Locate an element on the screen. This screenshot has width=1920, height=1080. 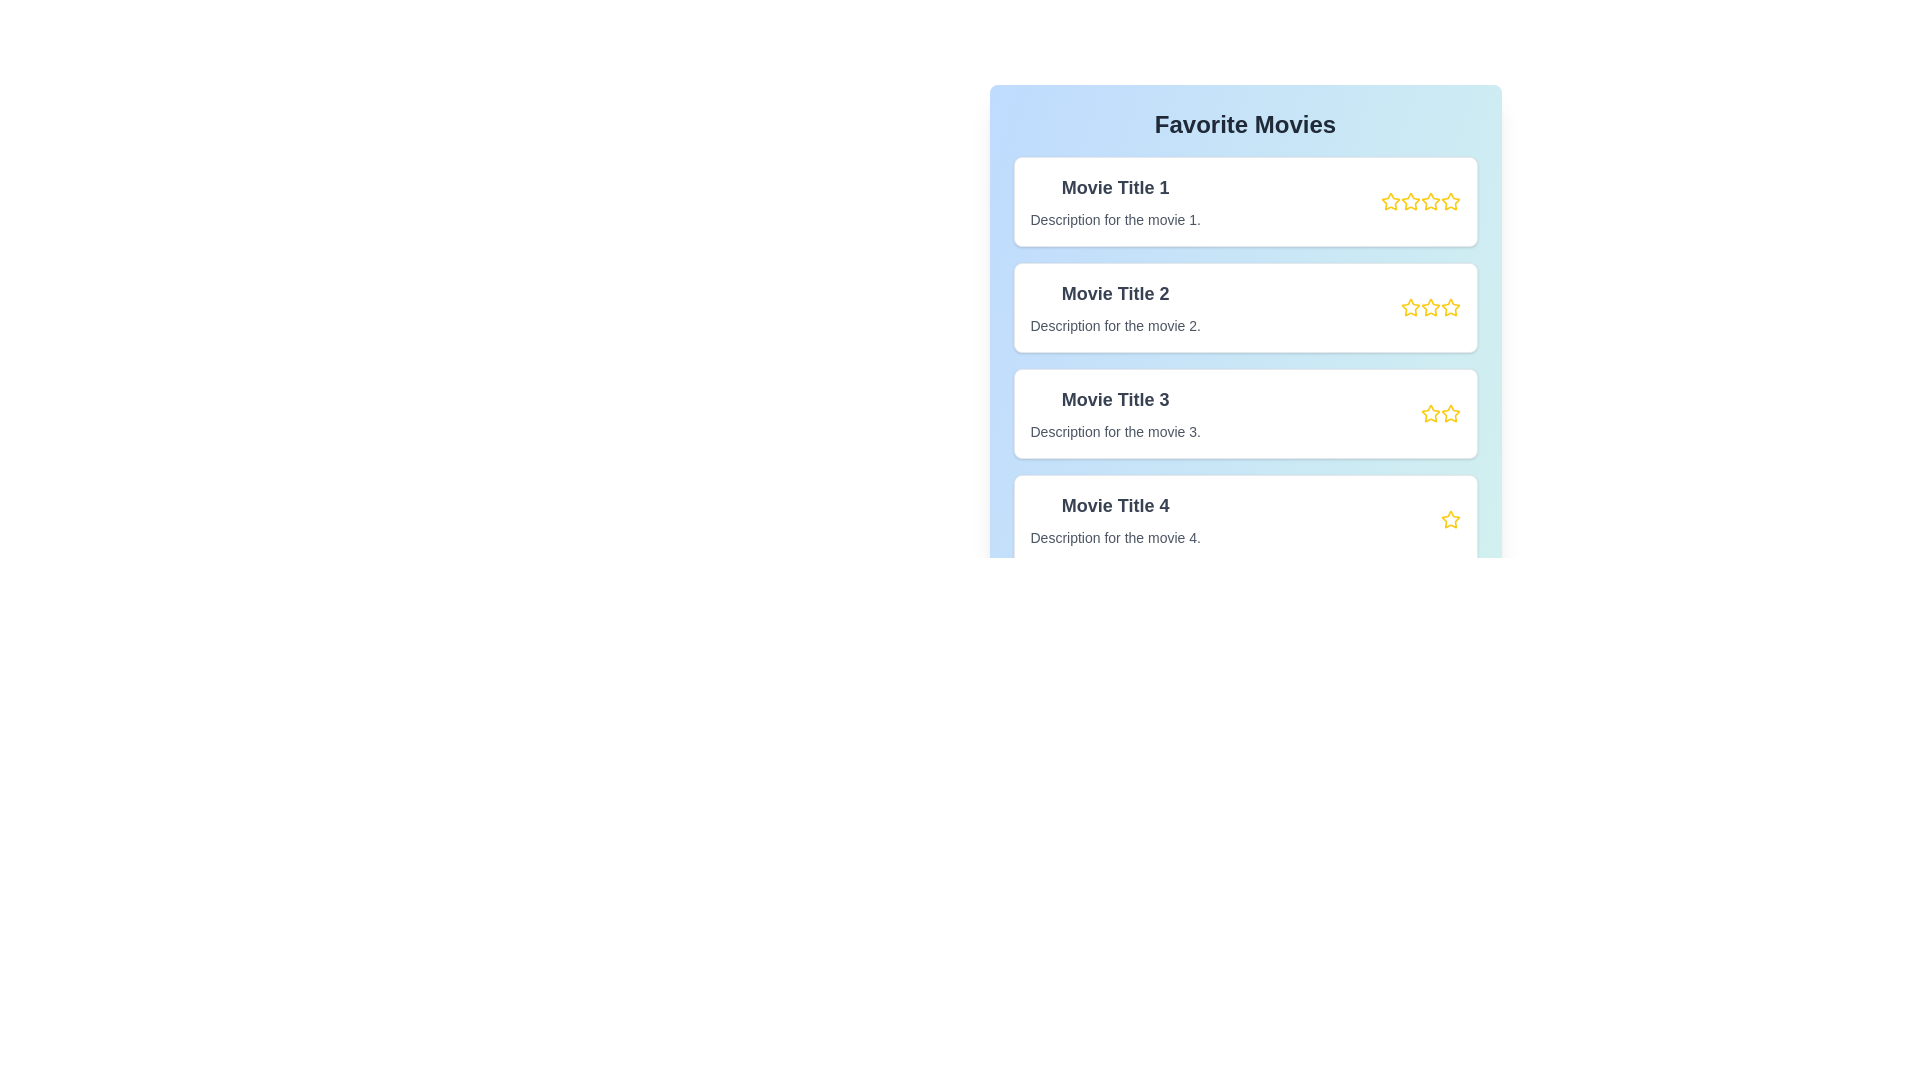
the rating for a movie to 2 stars by clicking on the corresponding star is located at coordinates (1409, 201).